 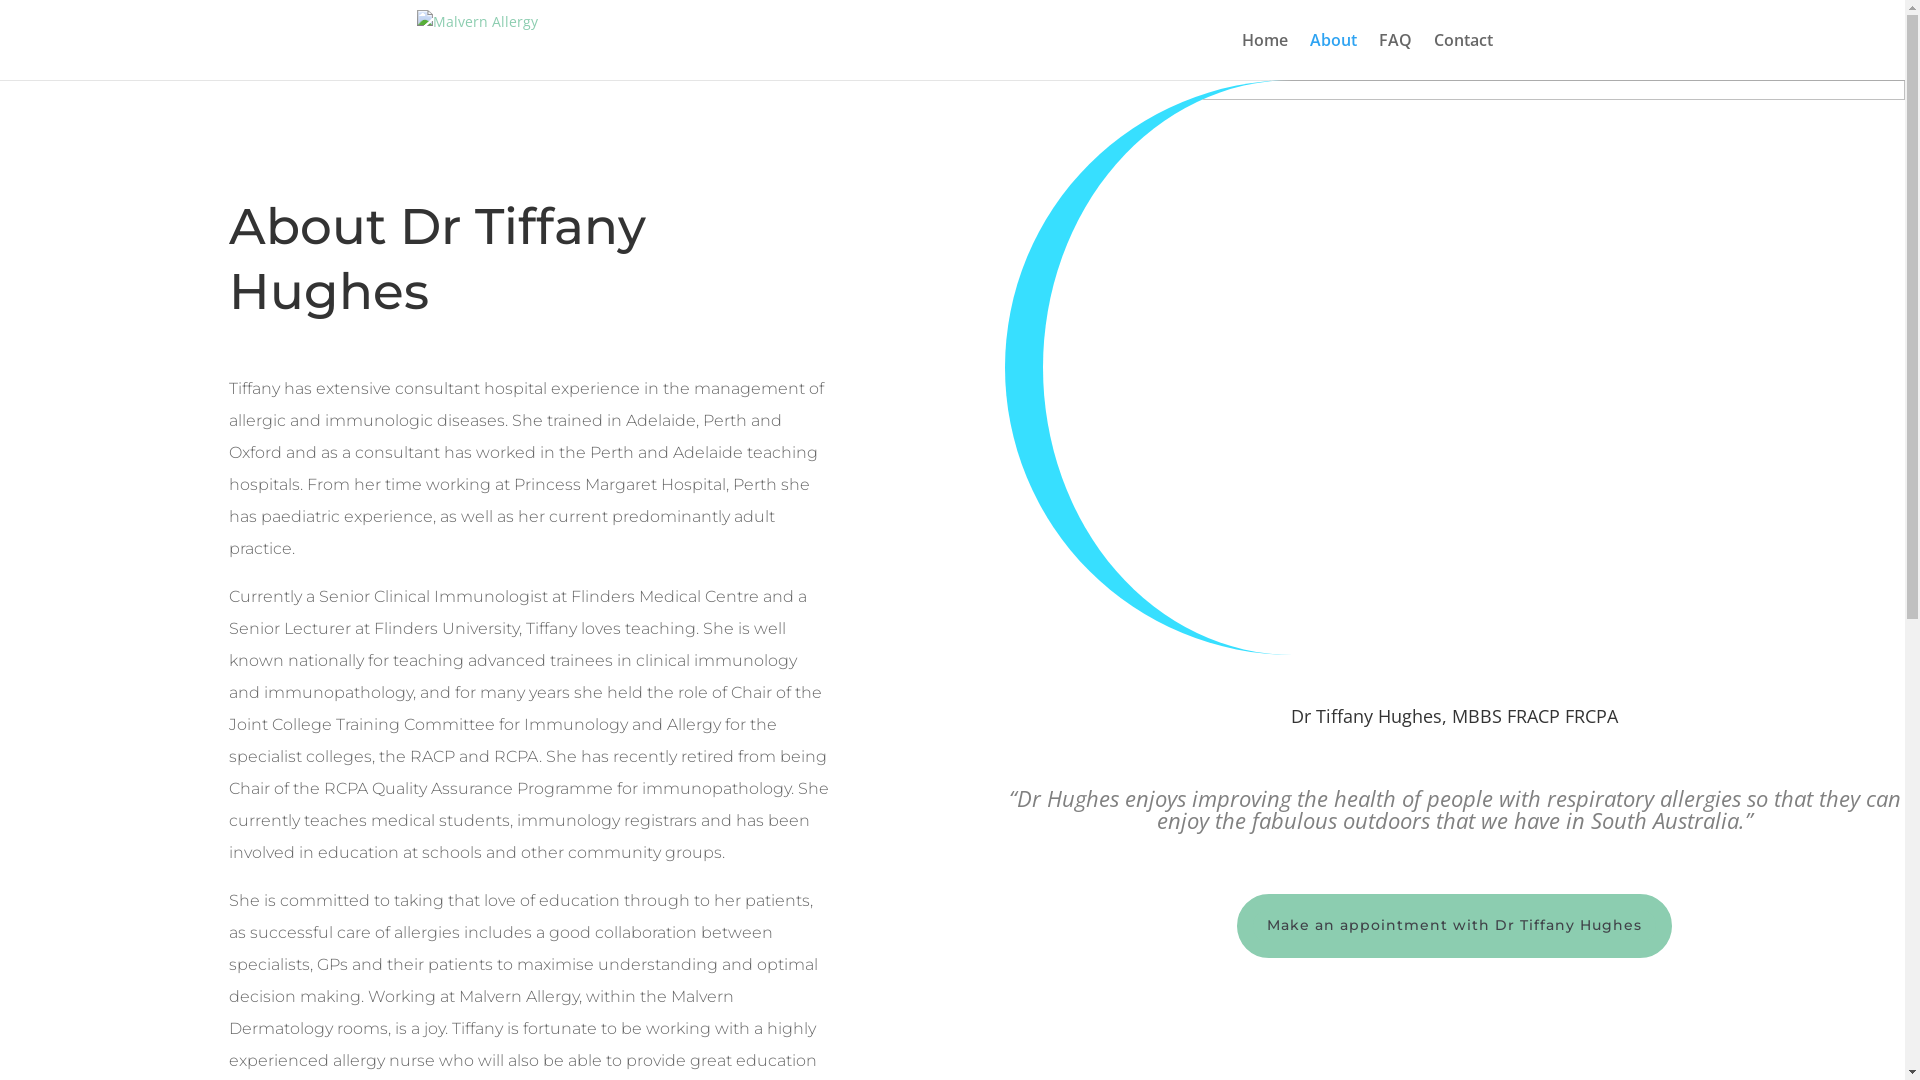 I want to click on 'Contact', so click(x=1463, y=55).